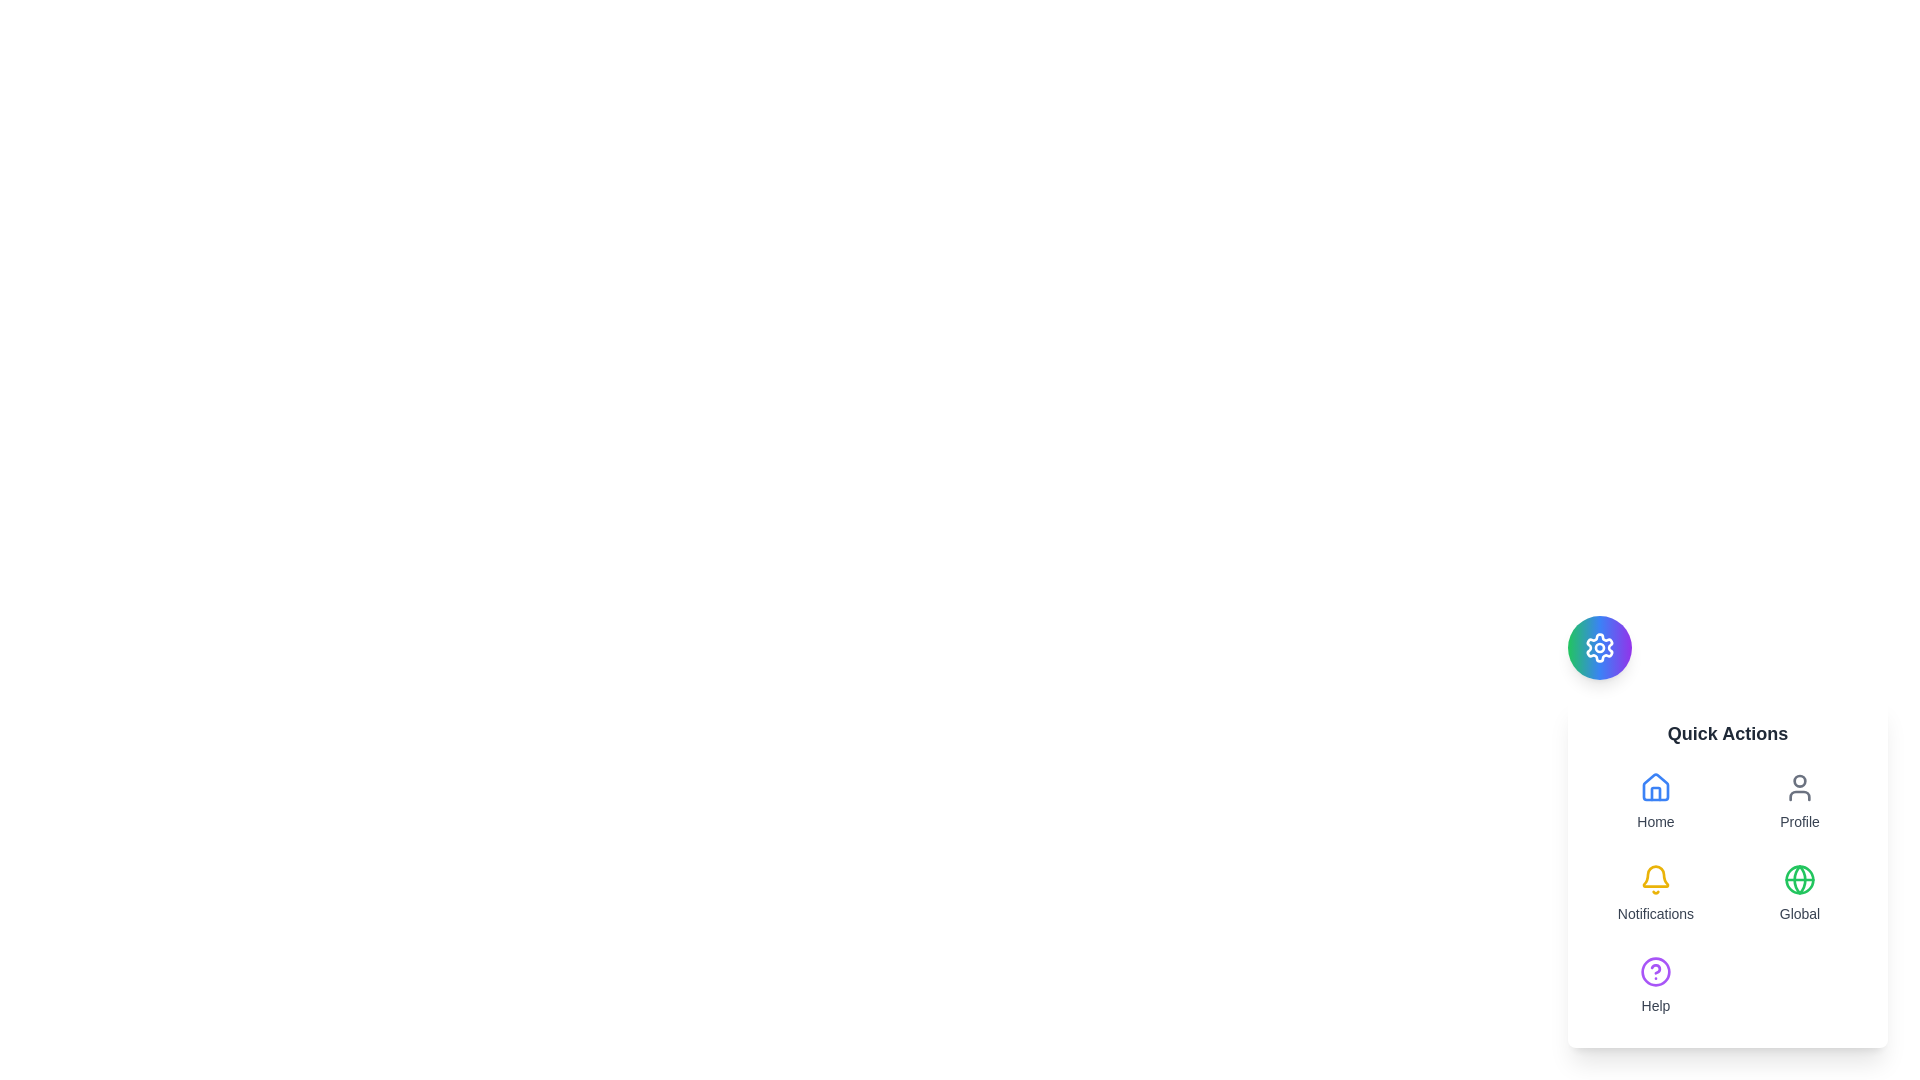 The height and width of the screenshot is (1080, 1920). I want to click on the circular purple icon with a question mark symbol at its center, located in the bottom section of the 'Quick Actions' panel, so click(1656, 971).